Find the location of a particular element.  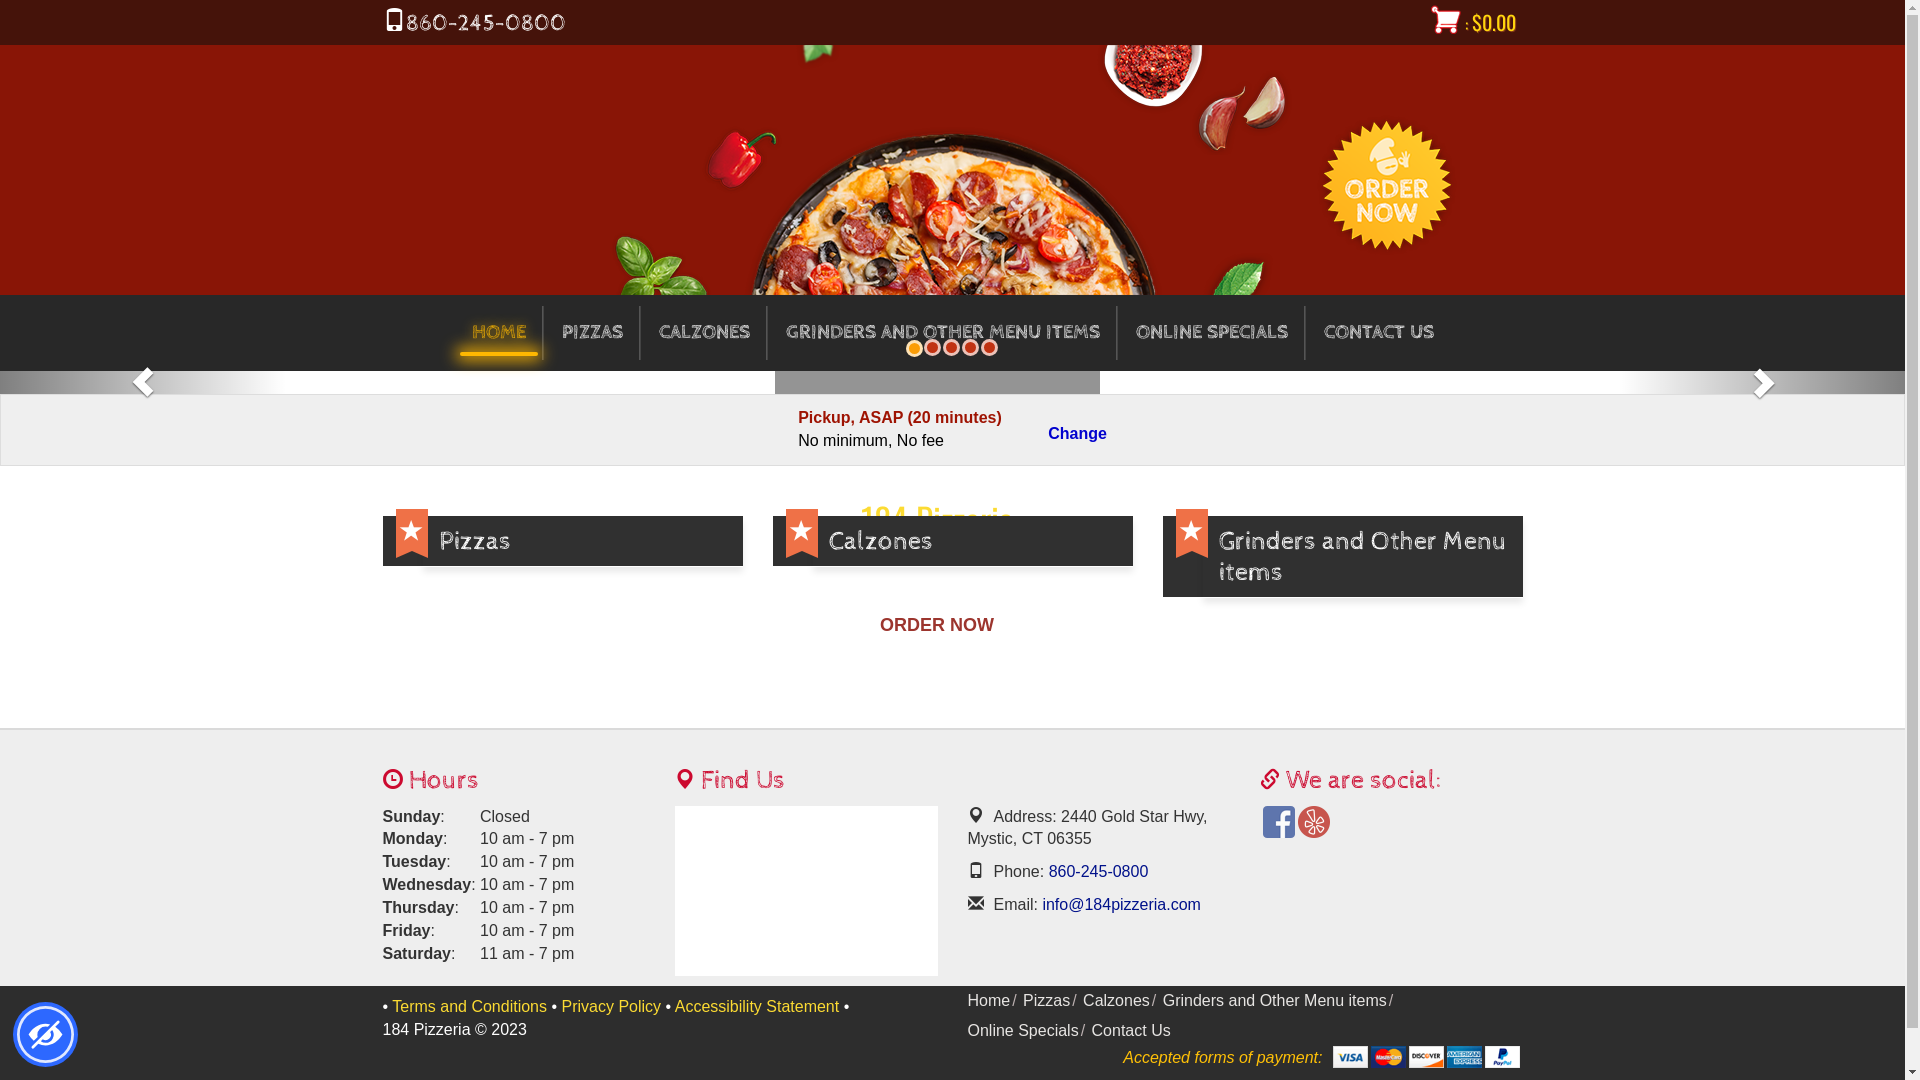

'ONLINE SPECIALS' is located at coordinates (1210, 331).